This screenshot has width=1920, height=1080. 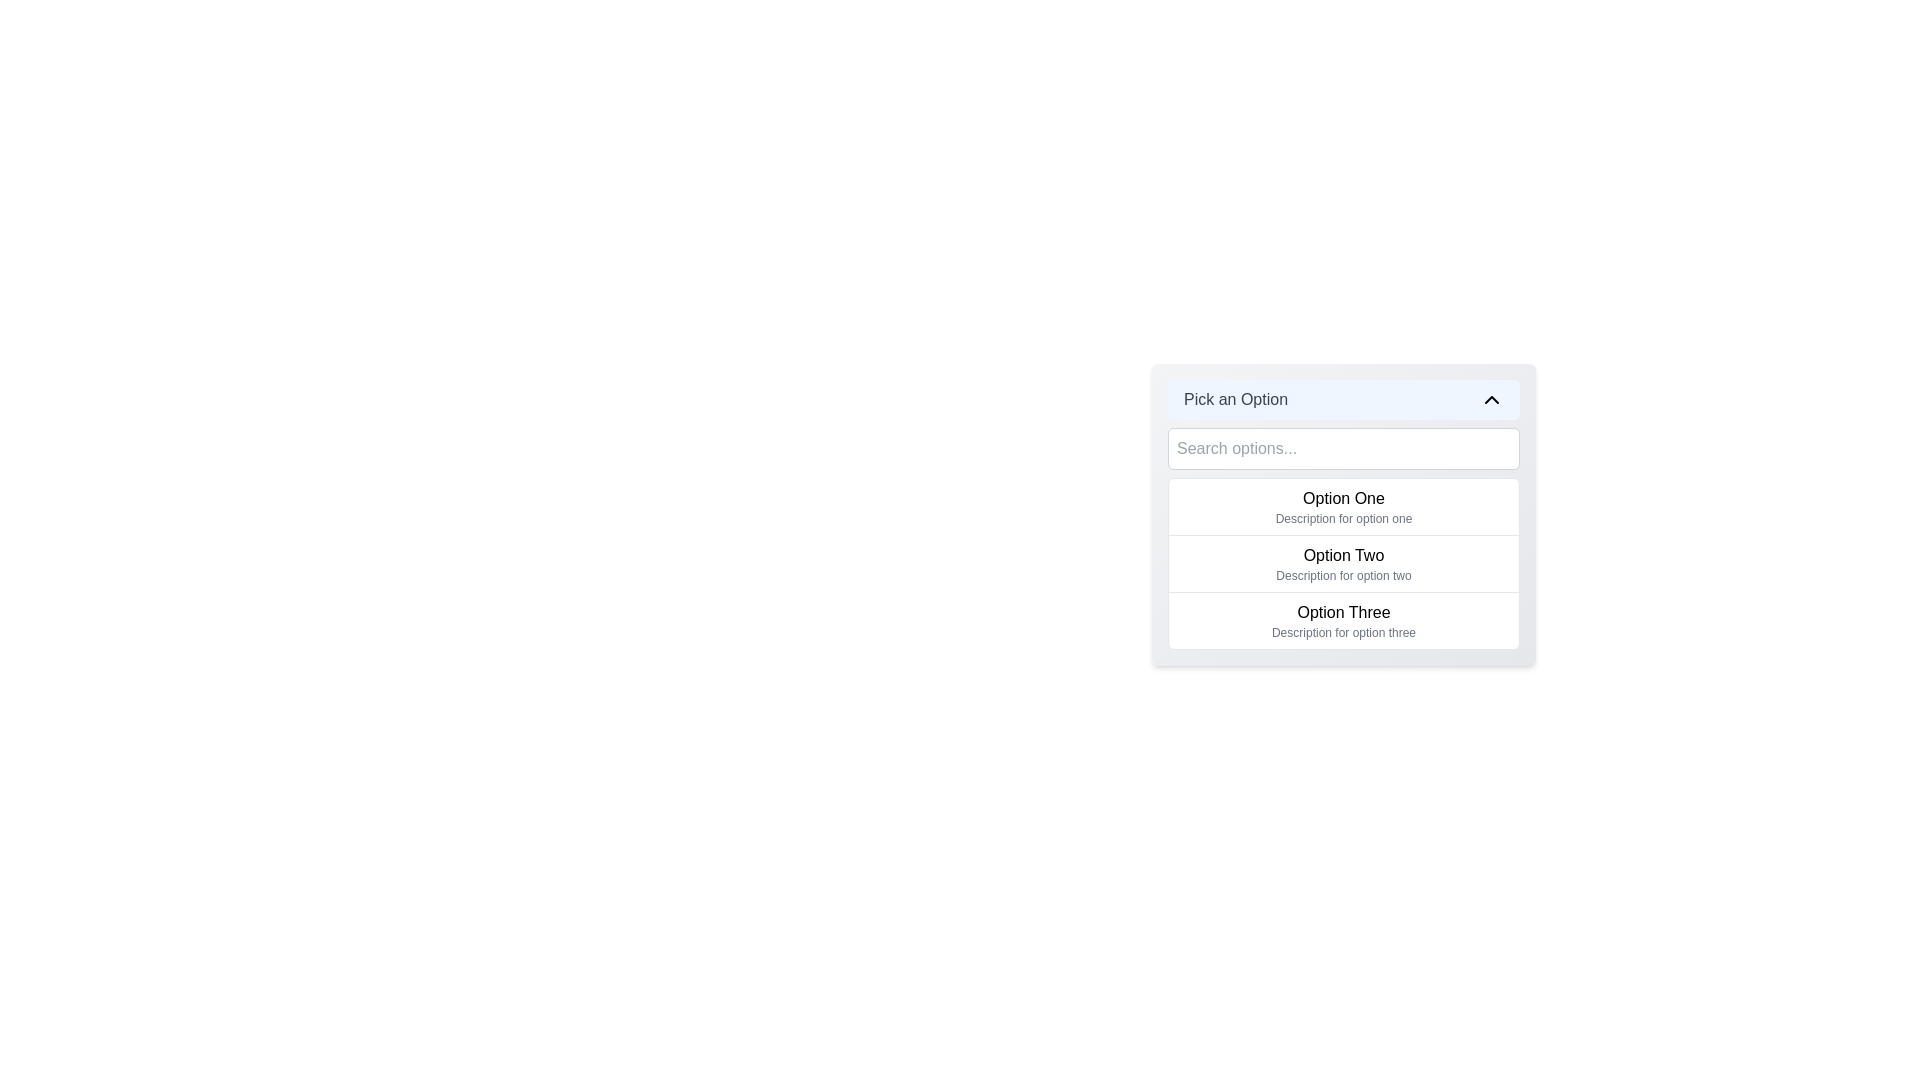 What do you see at coordinates (1344, 632) in the screenshot?
I see `the text section displaying 'Description for option three', which is located directly below the bolded 'Option Three' text in the third option entry of a vertical list` at bounding box center [1344, 632].